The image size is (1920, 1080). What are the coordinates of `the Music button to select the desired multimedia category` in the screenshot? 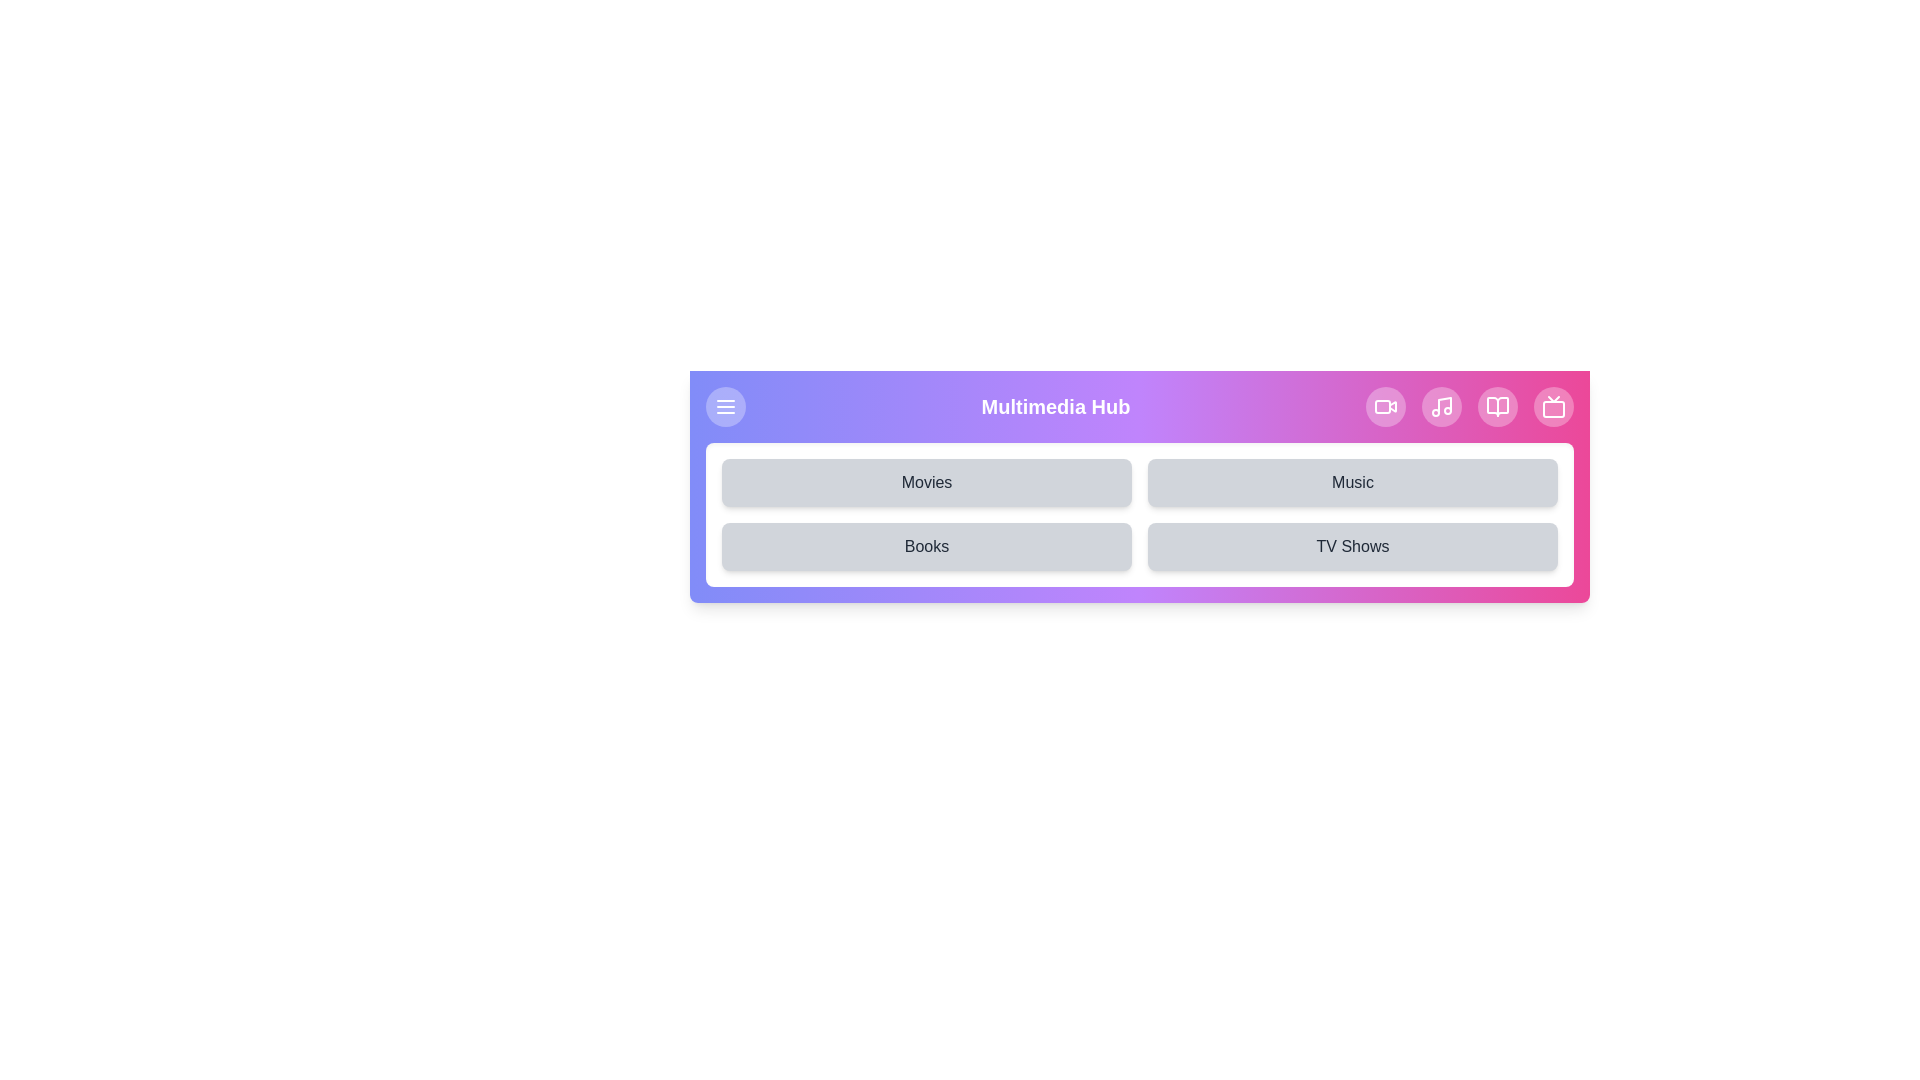 It's located at (1353, 482).